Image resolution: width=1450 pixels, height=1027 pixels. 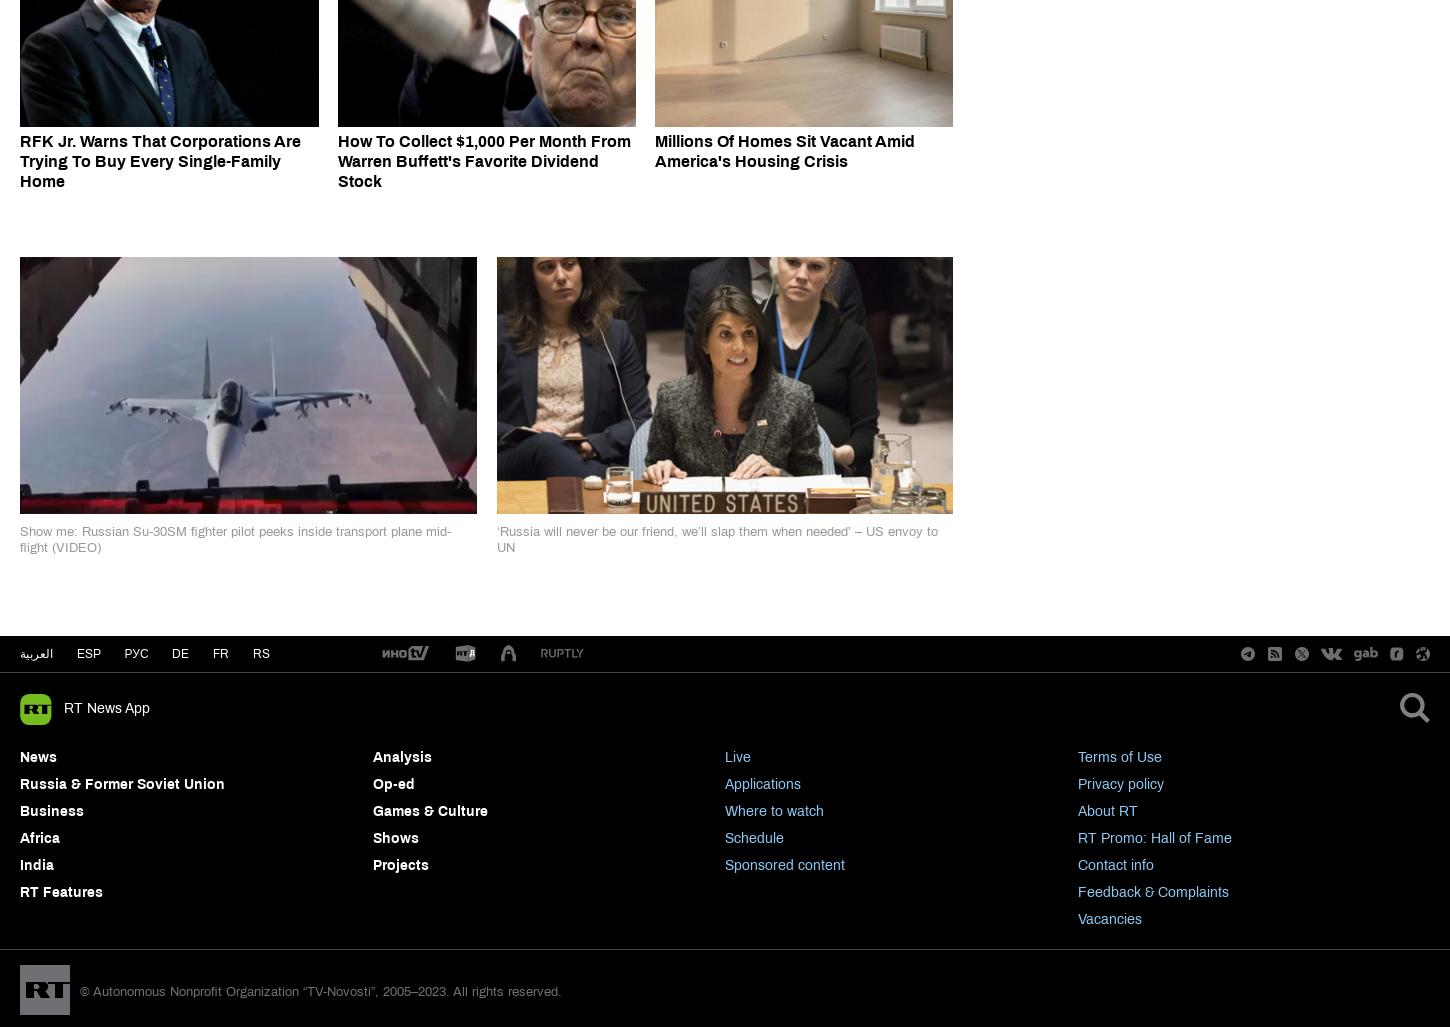 I want to click on 'Business', so click(x=52, y=811).